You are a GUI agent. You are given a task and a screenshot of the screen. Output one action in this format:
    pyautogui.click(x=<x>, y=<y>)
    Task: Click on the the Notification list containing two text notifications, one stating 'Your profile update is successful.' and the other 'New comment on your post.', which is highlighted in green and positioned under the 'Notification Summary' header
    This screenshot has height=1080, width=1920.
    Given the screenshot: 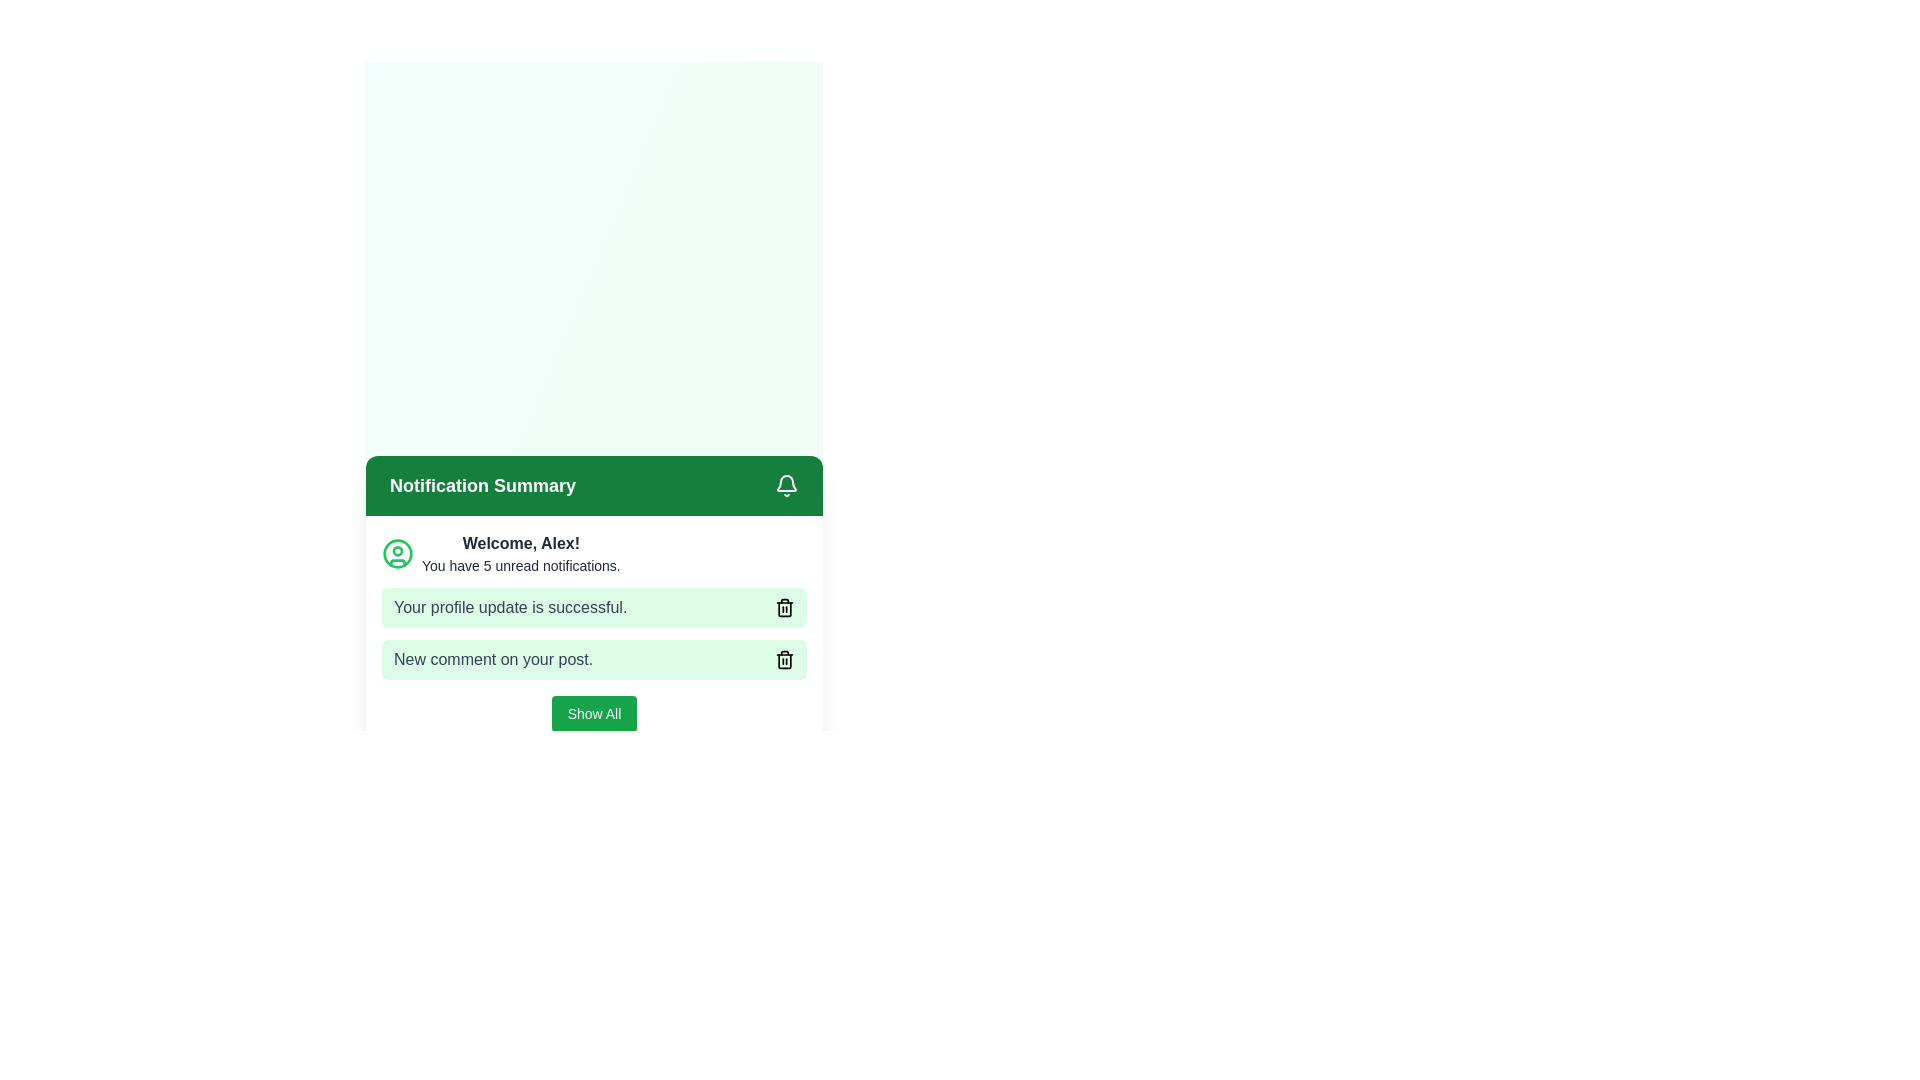 What is the action you would take?
    pyautogui.click(x=593, y=633)
    